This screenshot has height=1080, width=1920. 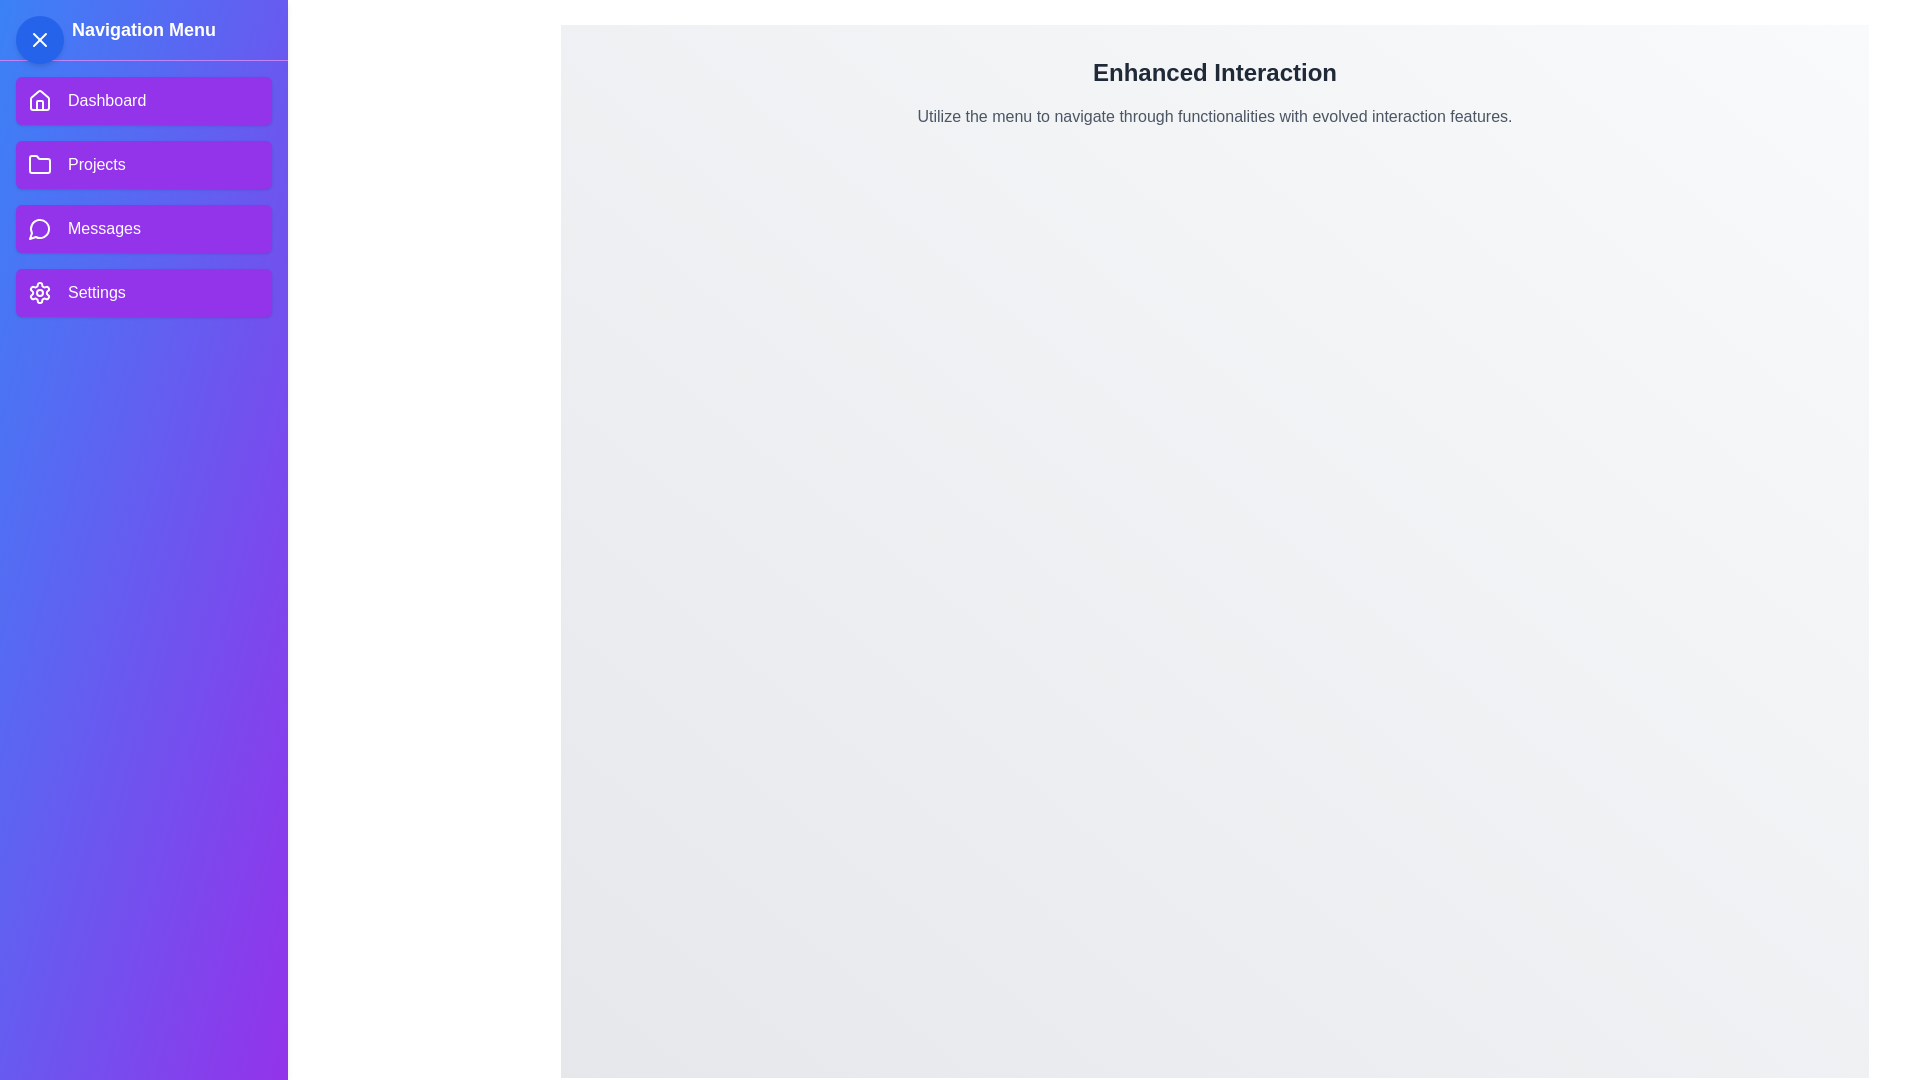 What do you see at coordinates (143, 227) in the screenshot?
I see `the menu item Messages to reveal its hover effect` at bounding box center [143, 227].